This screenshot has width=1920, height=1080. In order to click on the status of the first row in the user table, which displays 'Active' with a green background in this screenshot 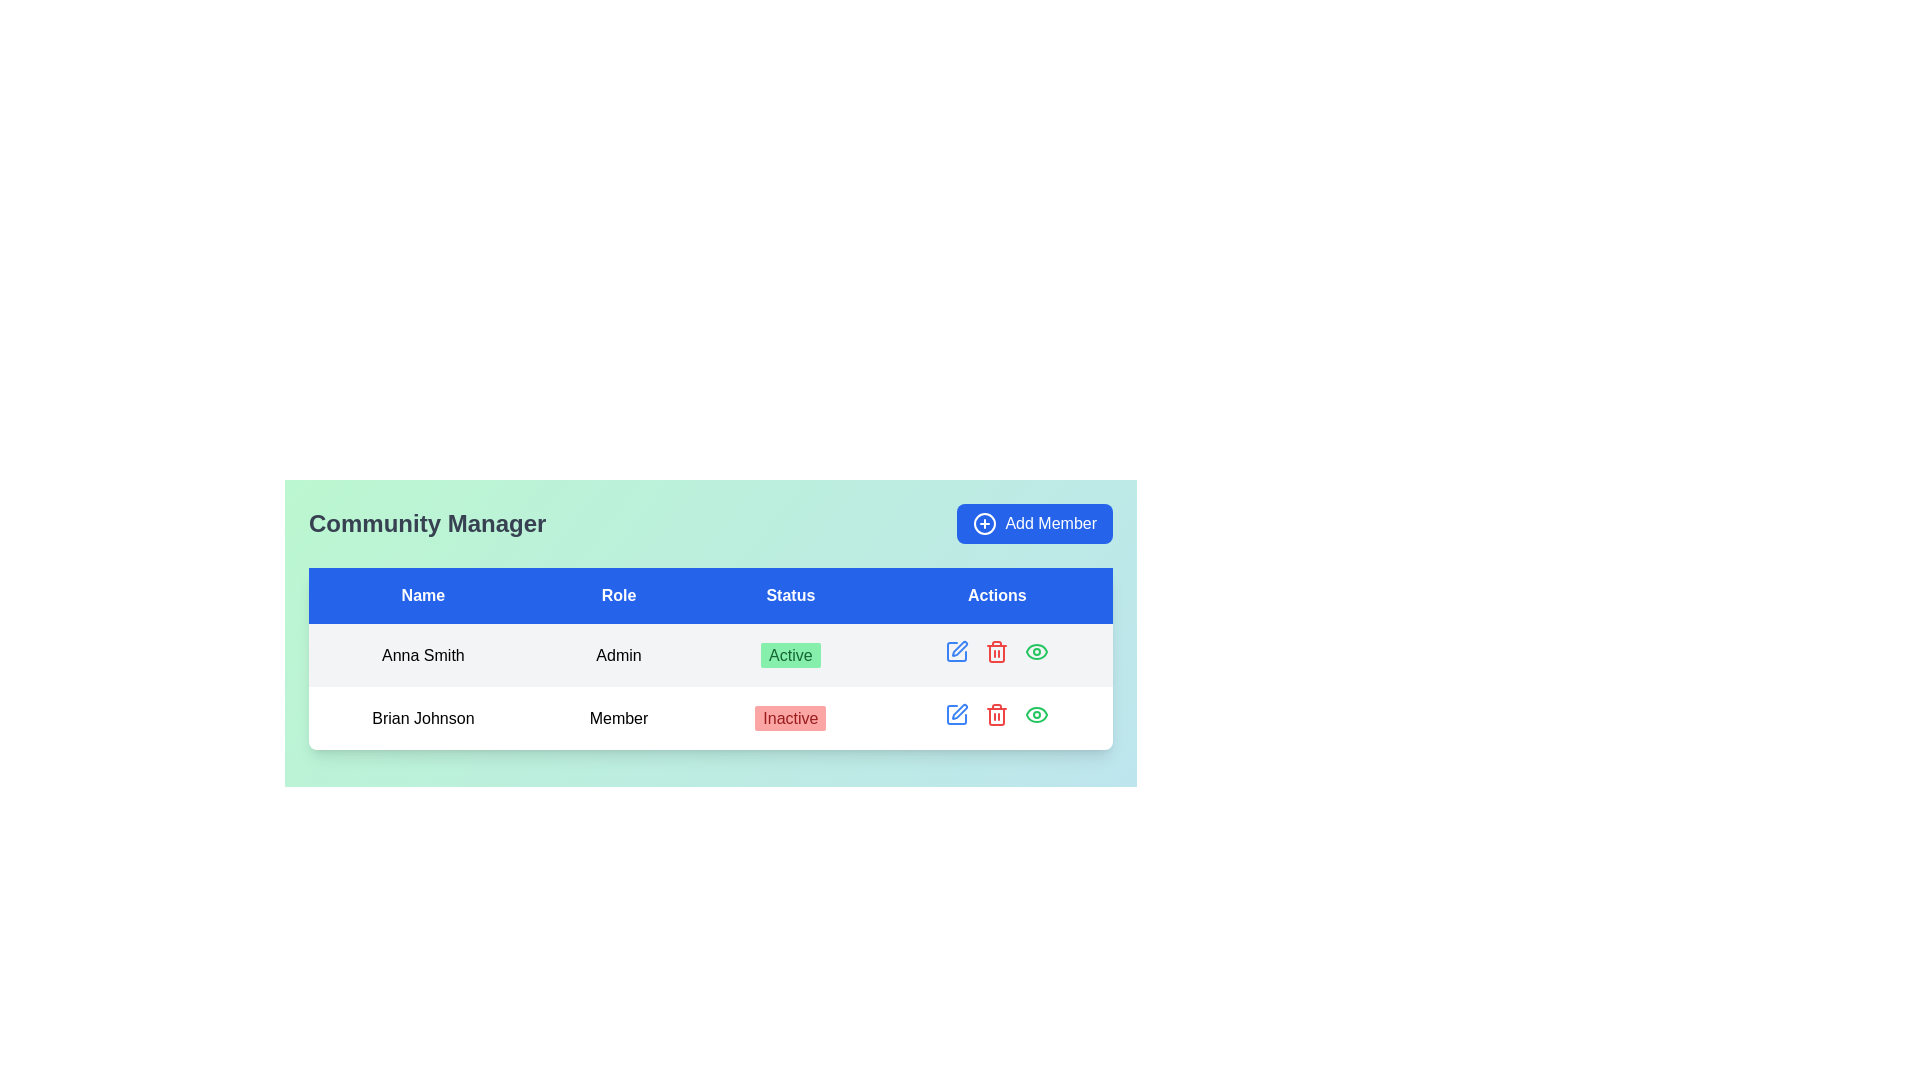, I will do `click(710, 655)`.